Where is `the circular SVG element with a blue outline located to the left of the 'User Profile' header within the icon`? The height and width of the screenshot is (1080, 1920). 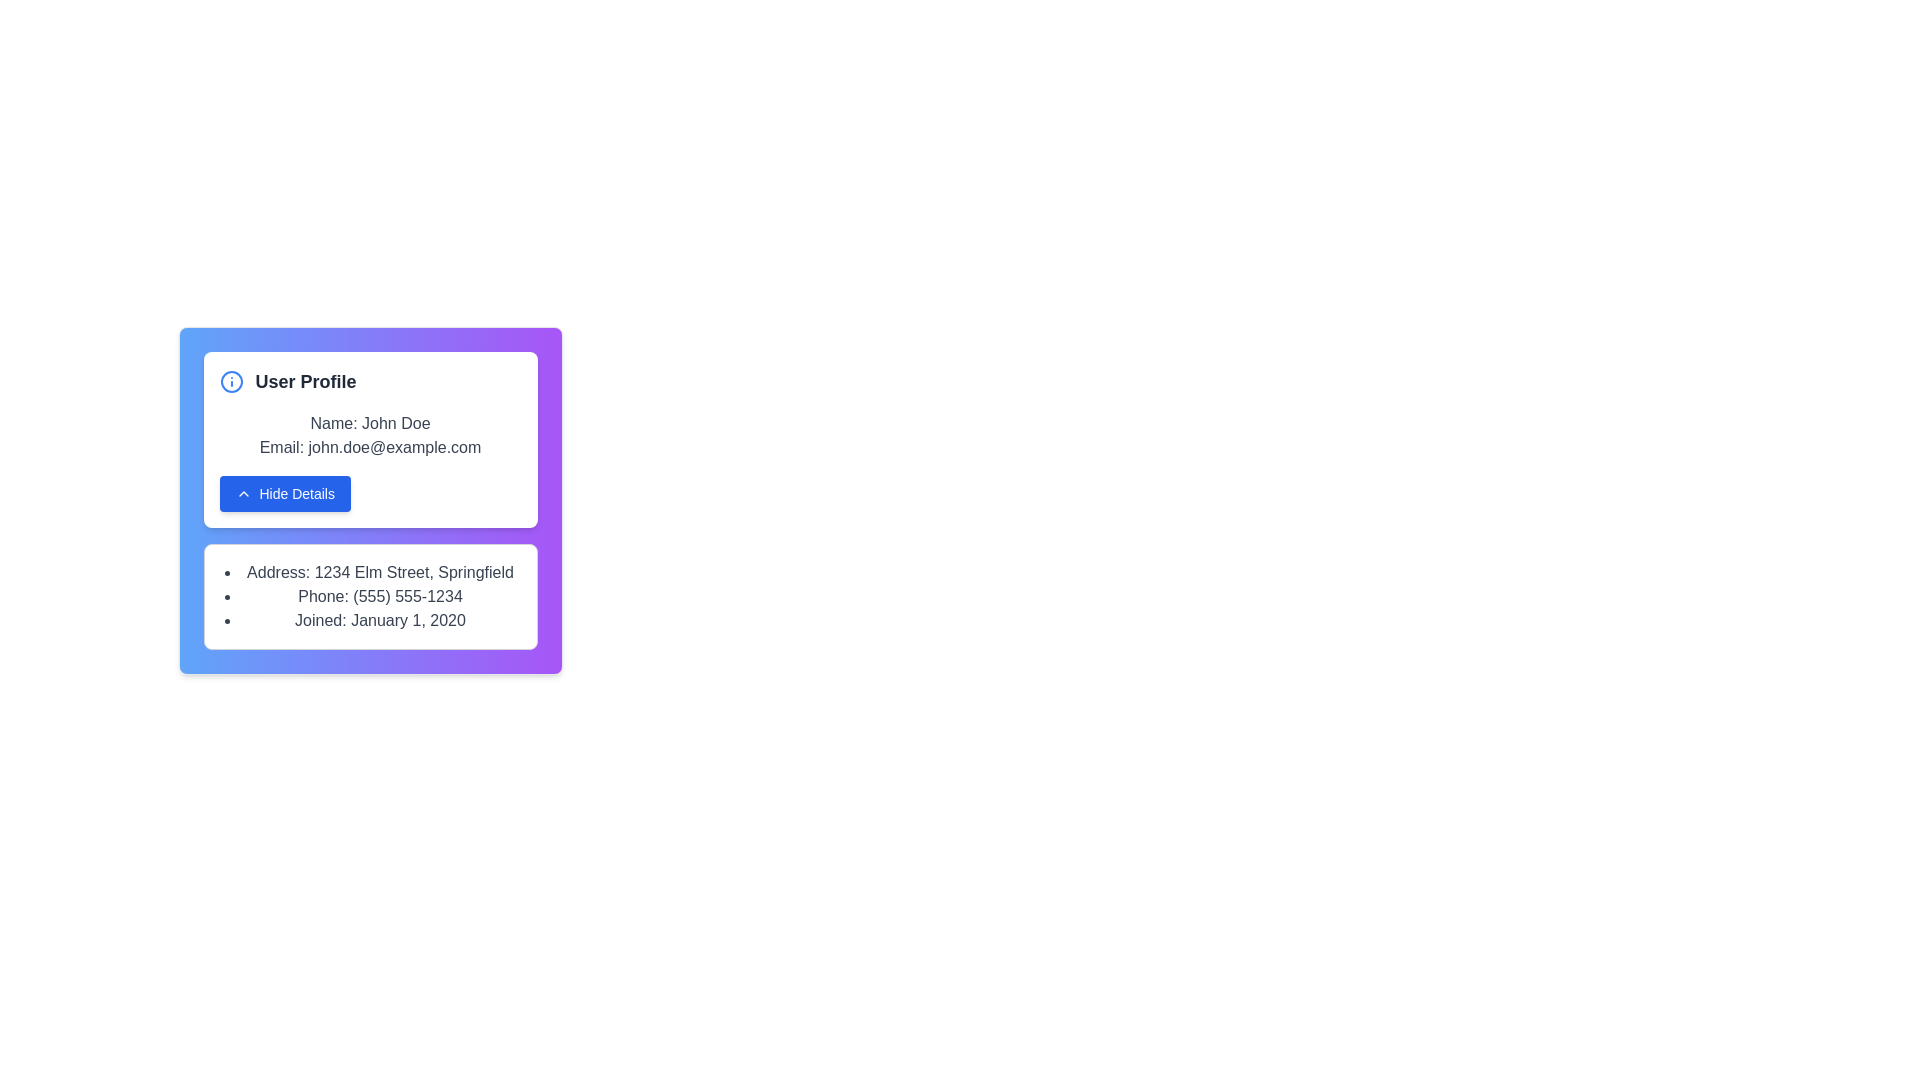 the circular SVG element with a blue outline located to the left of the 'User Profile' header within the icon is located at coordinates (231, 381).